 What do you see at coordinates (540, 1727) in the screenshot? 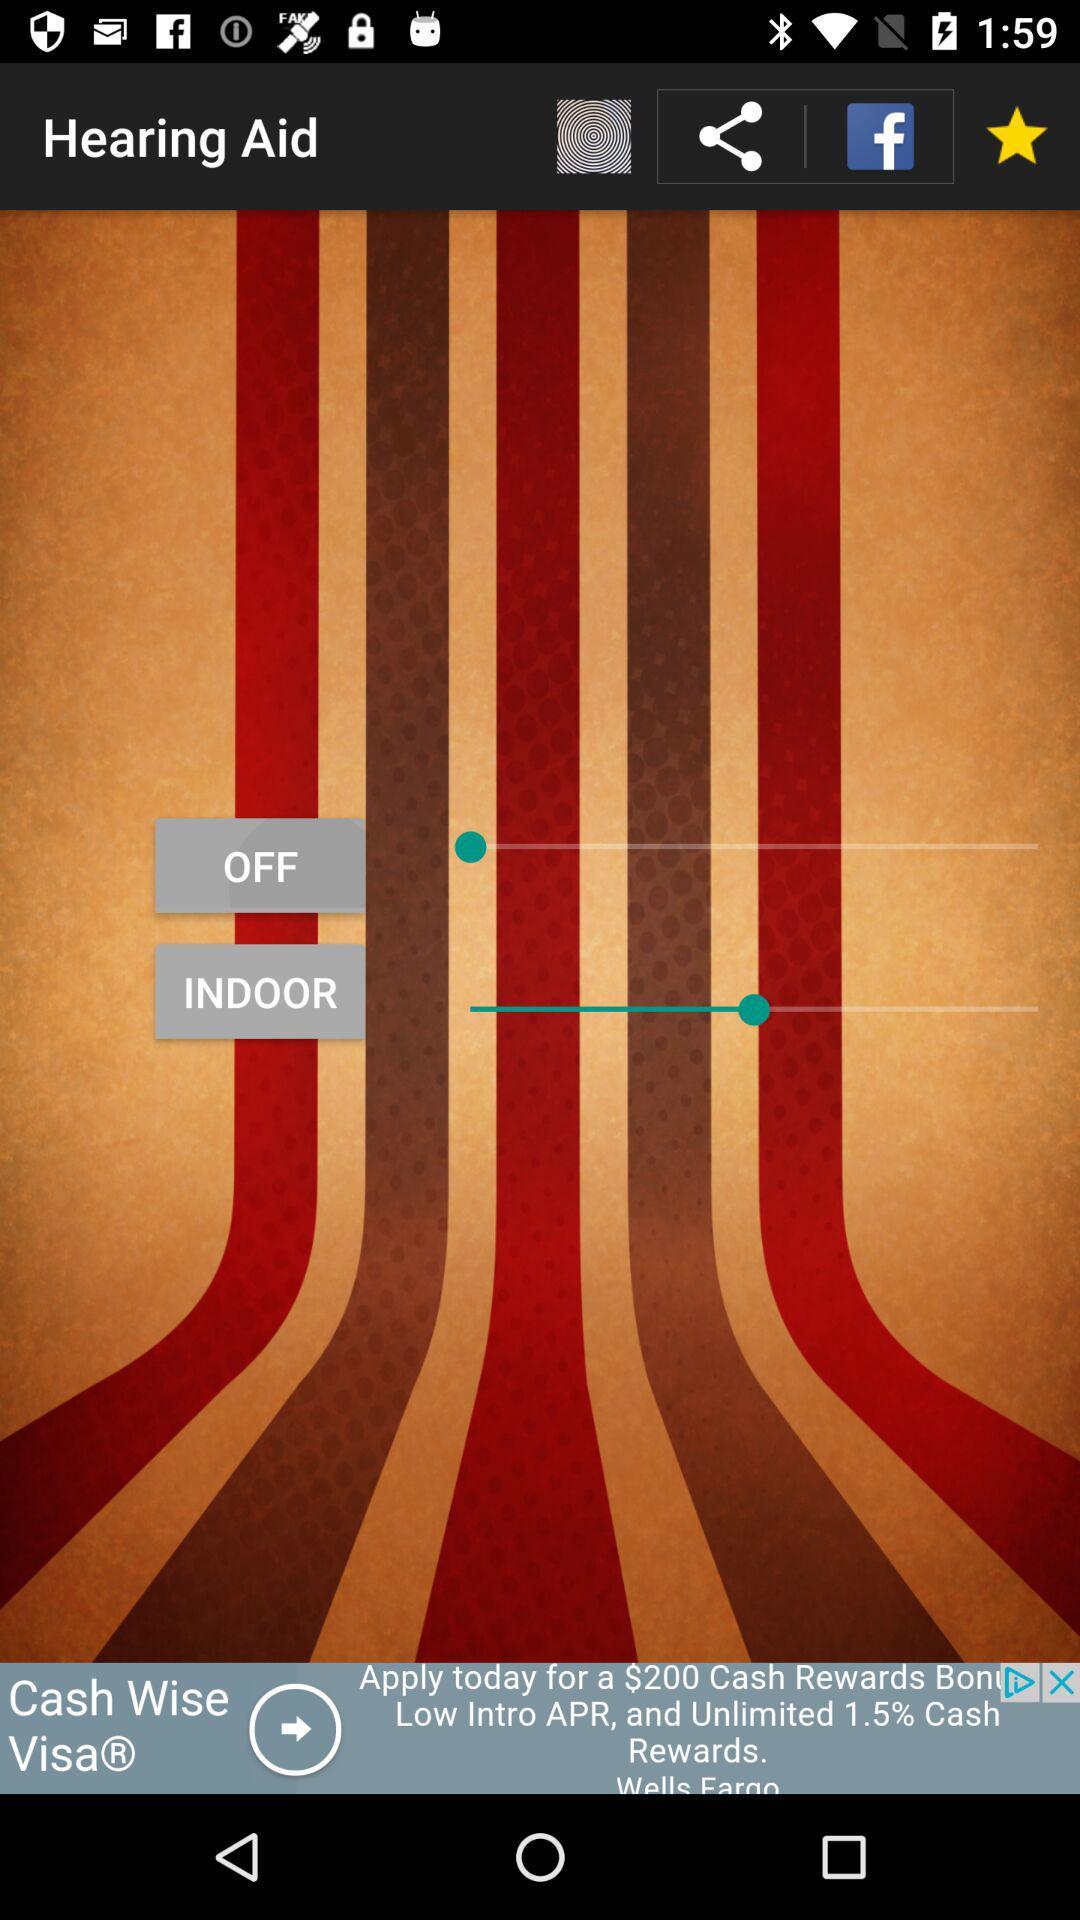
I see `the advertisement page` at bounding box center [540, 1727].